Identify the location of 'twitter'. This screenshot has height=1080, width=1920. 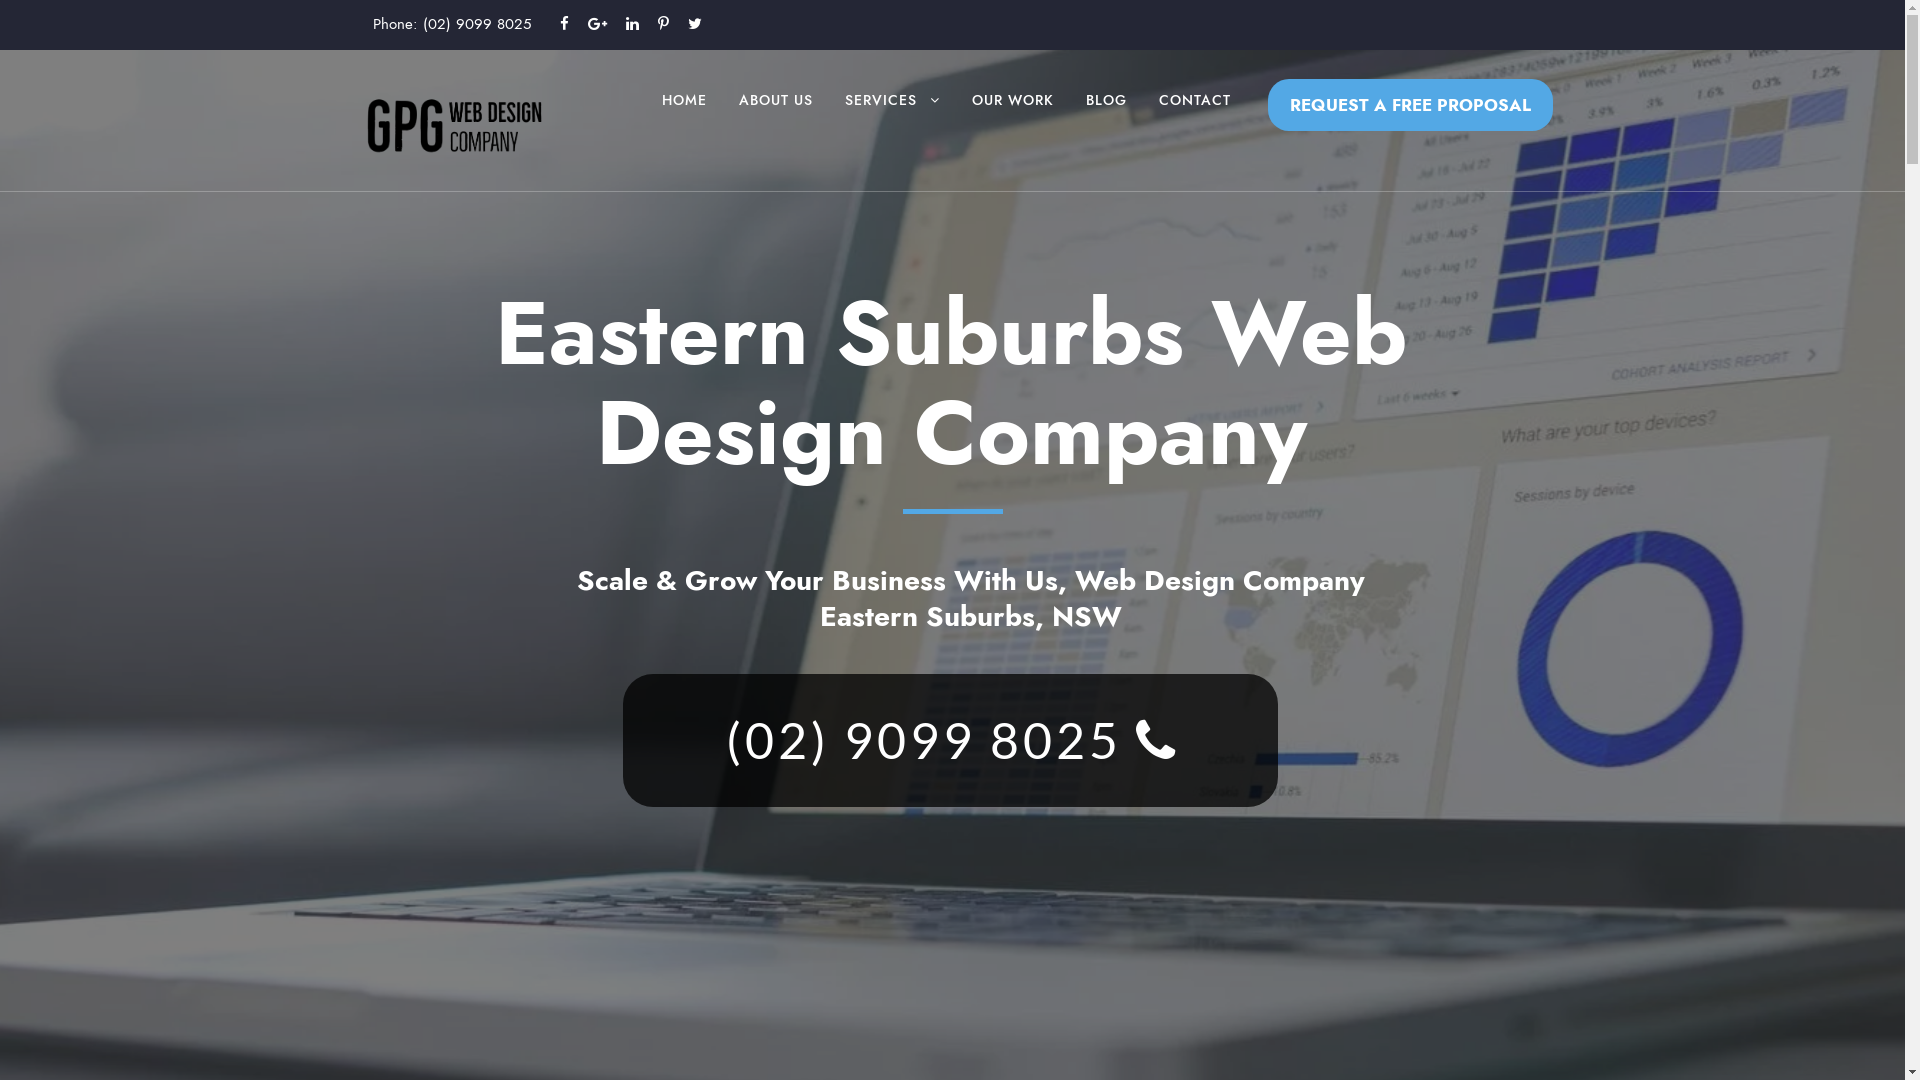
(695, 23).